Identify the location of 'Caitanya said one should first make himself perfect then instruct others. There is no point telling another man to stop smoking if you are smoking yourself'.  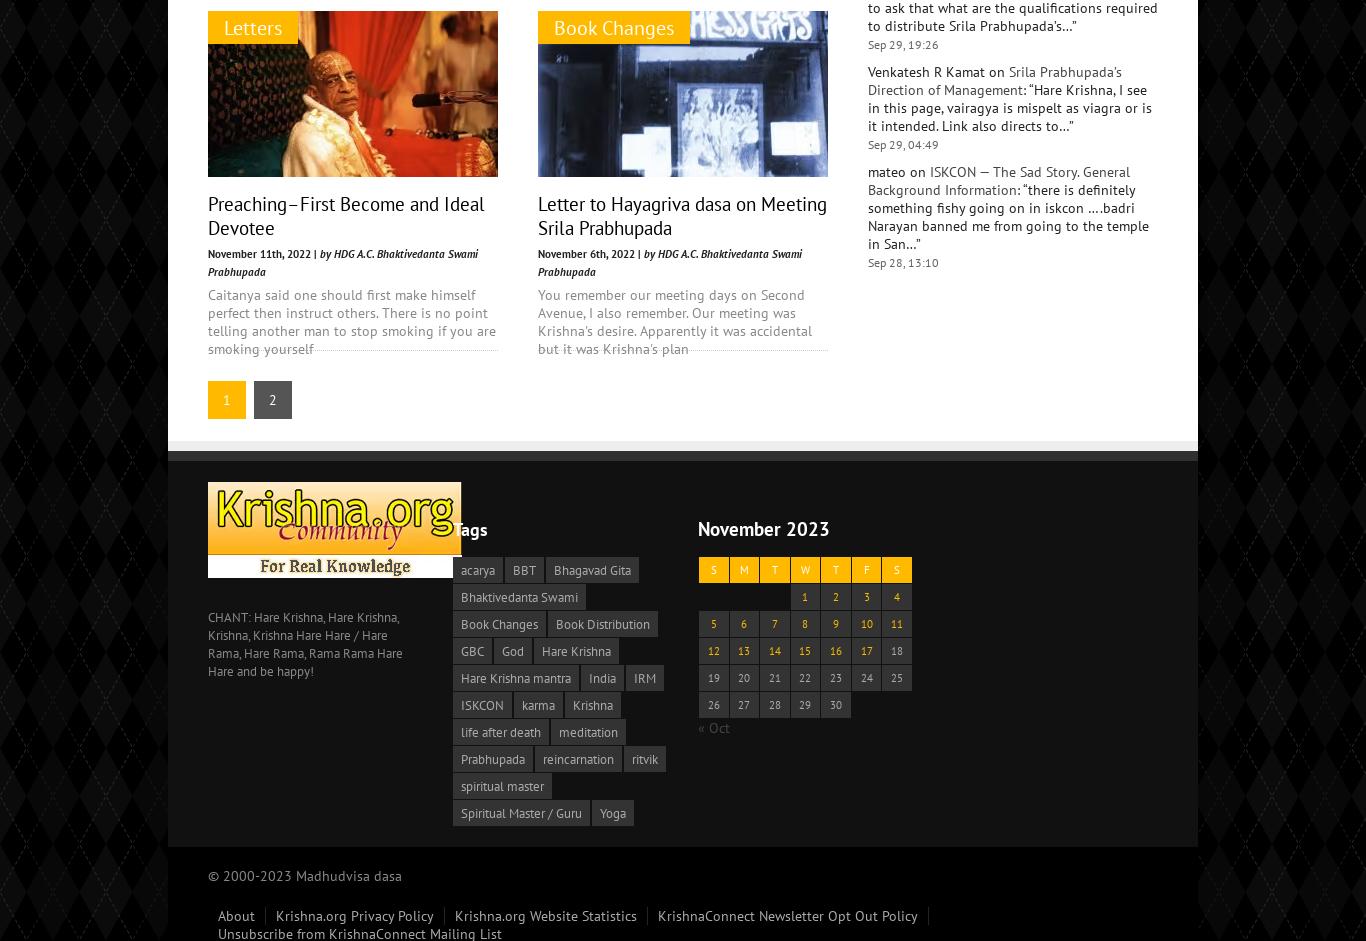
(351, 321).